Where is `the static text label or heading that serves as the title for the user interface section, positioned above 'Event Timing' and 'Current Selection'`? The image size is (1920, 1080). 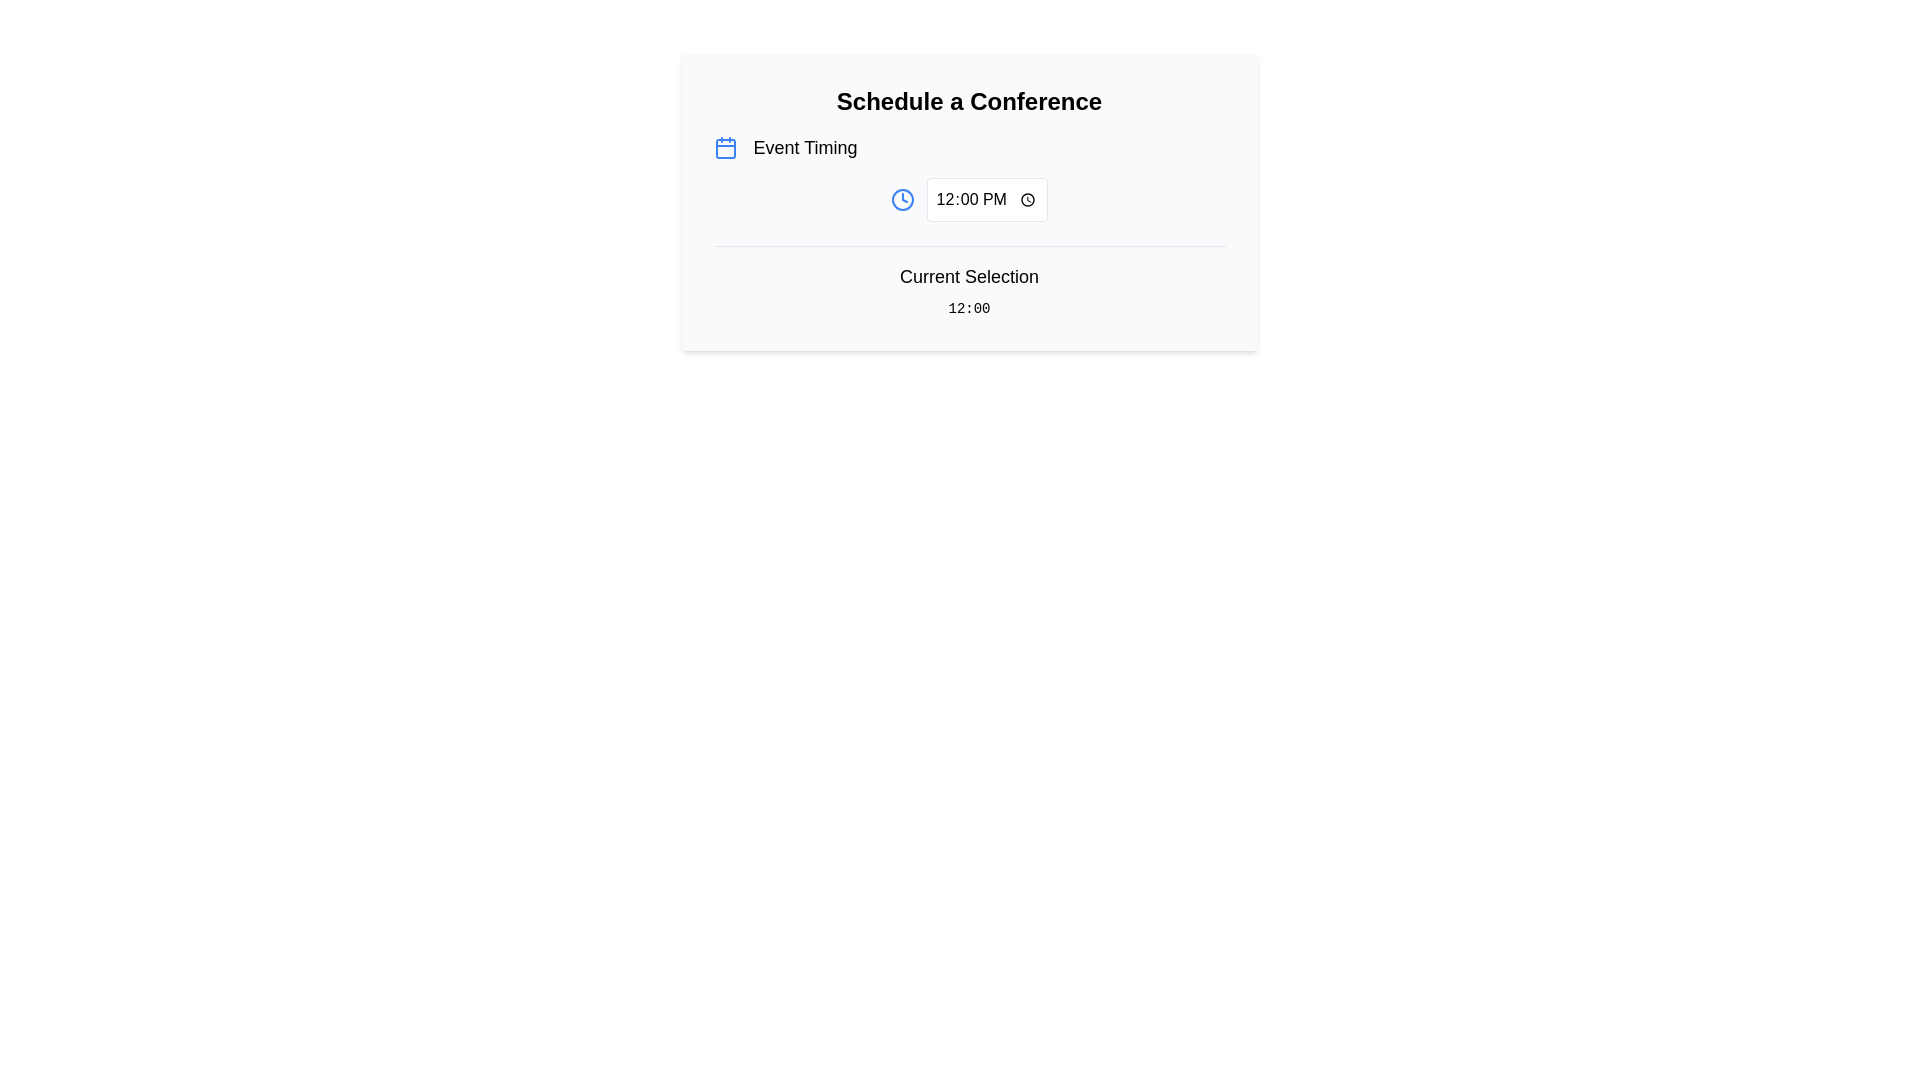 the static text label or heading that serves as the title for the user interface section, positioned above 'Event Timing' and 'Current Selection' is located at coordinates (969, 101).